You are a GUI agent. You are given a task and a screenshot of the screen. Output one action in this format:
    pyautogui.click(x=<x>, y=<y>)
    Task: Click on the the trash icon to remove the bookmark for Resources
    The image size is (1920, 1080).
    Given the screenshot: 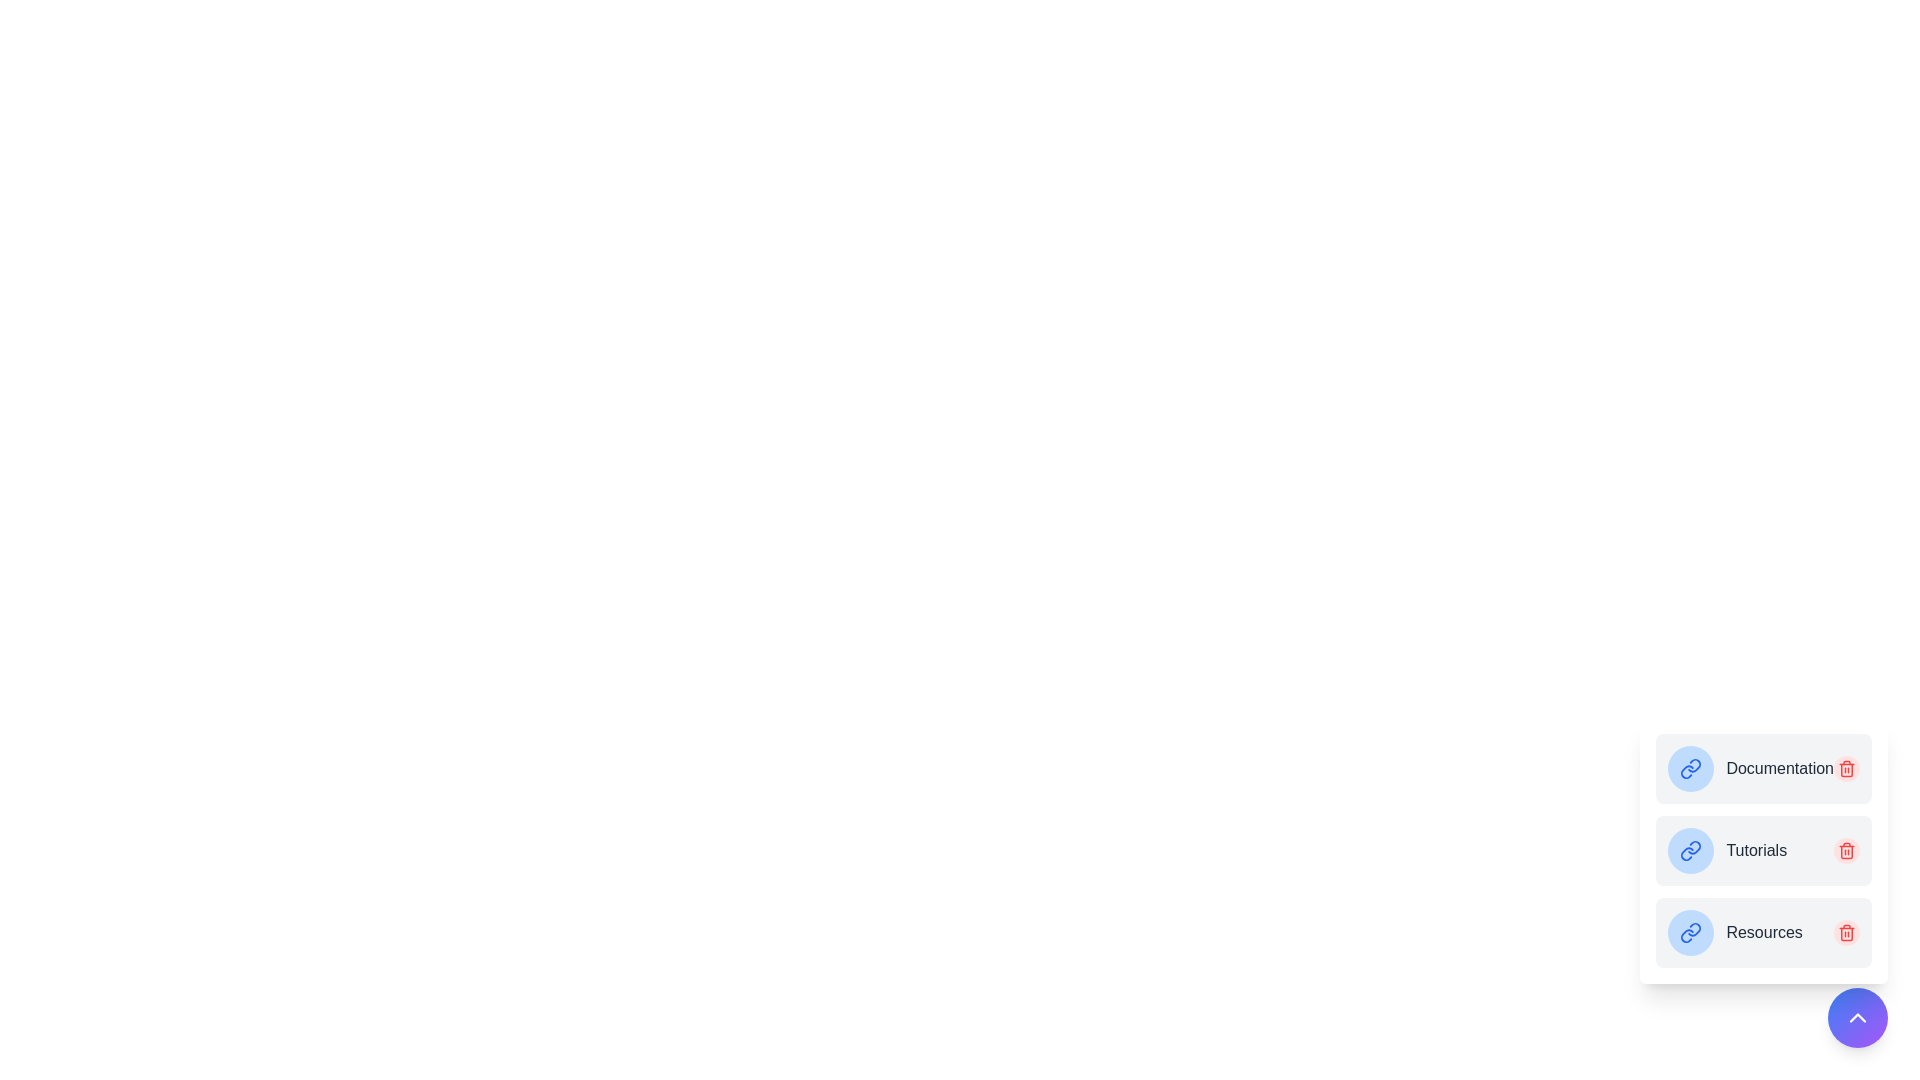 What is the action you would take?
    pyautogui.click(x=1846, y=933)
    